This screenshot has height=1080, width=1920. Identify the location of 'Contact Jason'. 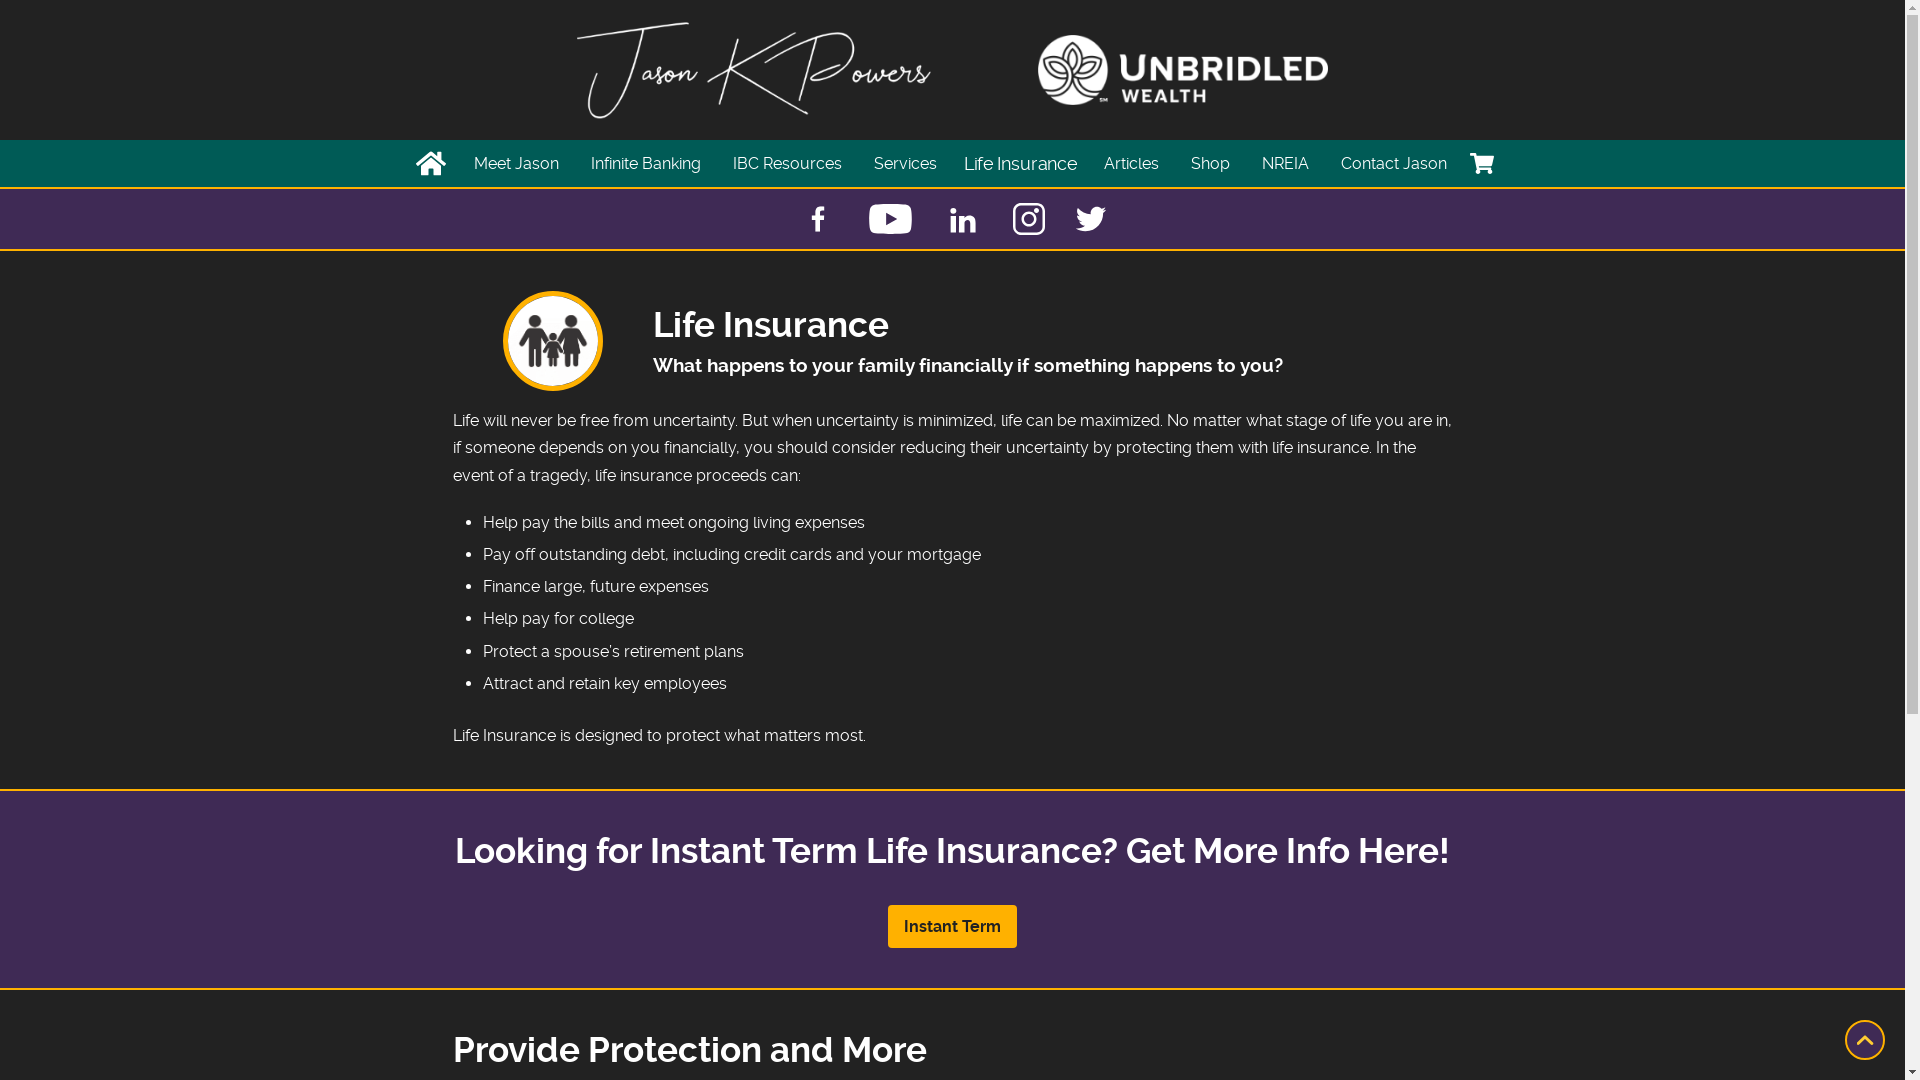
(1391, 162).